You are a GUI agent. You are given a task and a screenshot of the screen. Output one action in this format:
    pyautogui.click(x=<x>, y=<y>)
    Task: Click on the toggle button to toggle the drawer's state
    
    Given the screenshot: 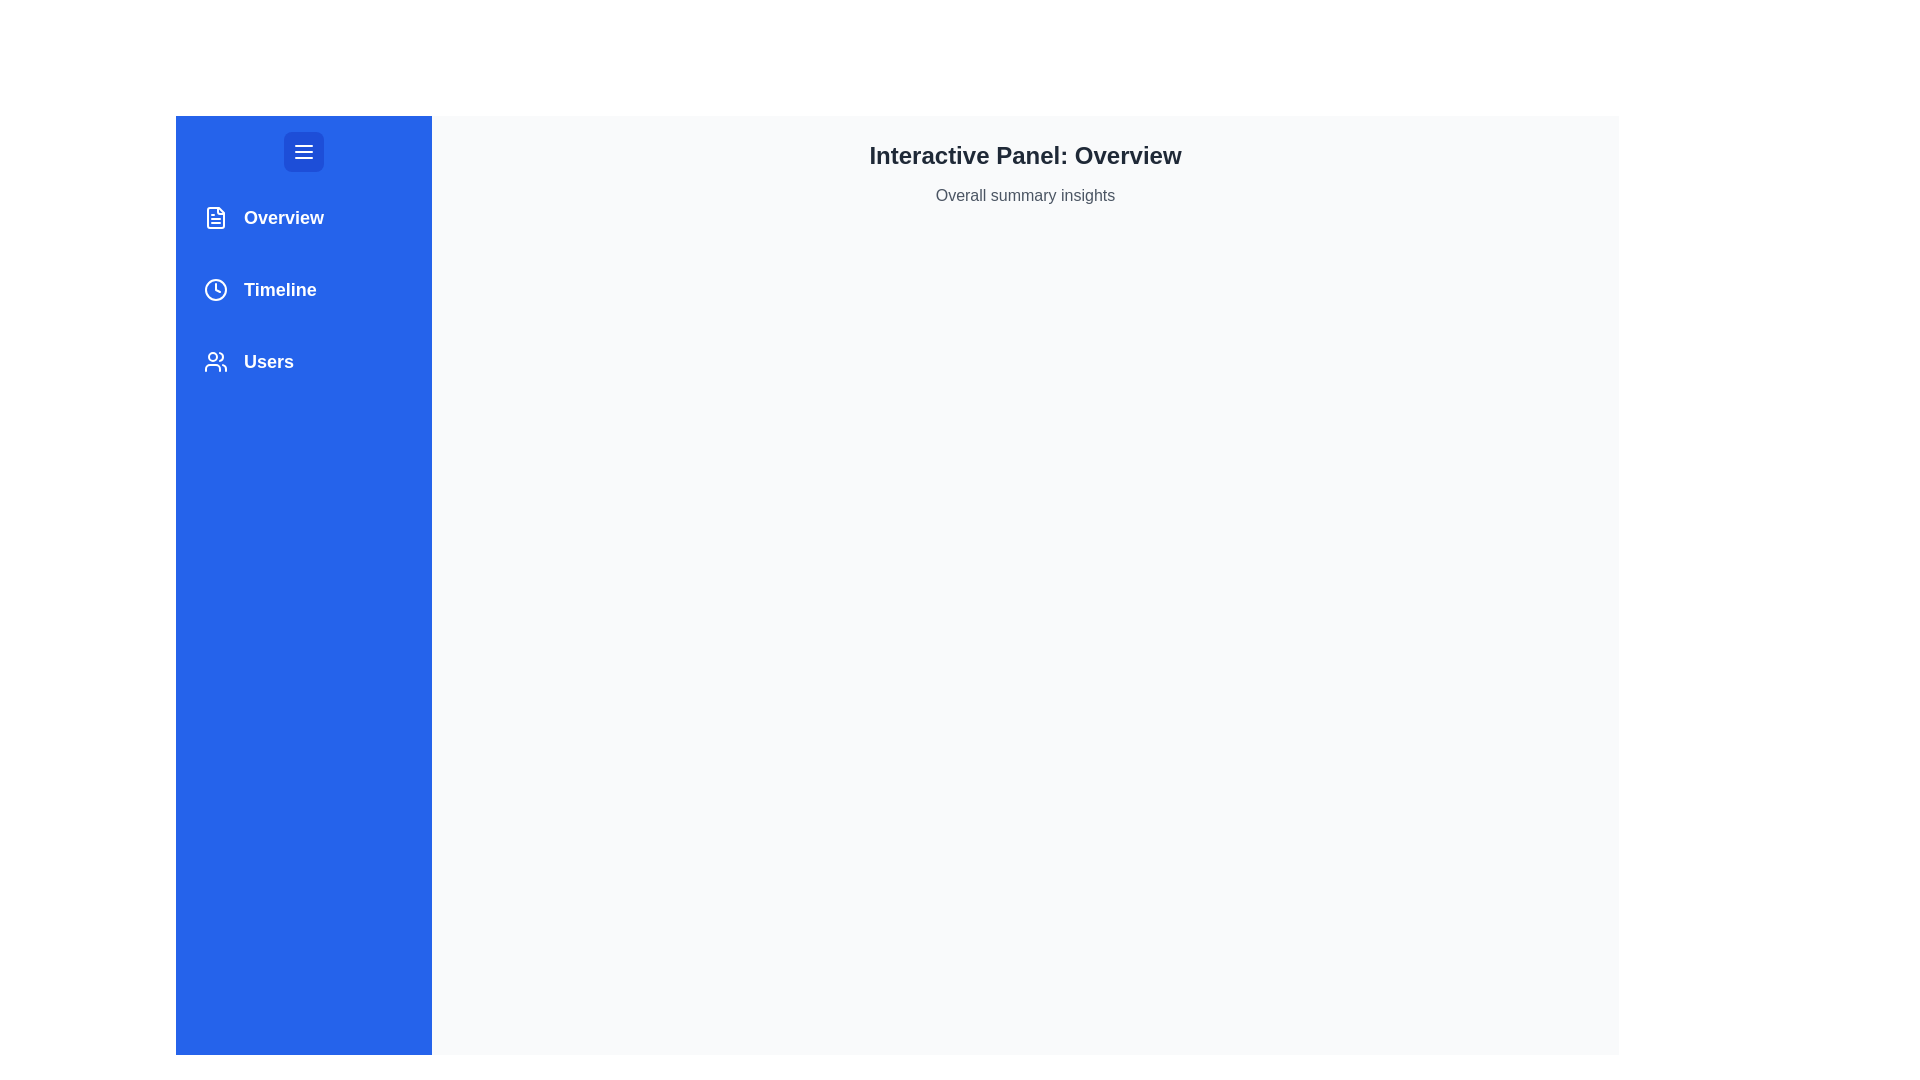 What is the action you would take?
    pyautogui.click(x=302, y=150)
    